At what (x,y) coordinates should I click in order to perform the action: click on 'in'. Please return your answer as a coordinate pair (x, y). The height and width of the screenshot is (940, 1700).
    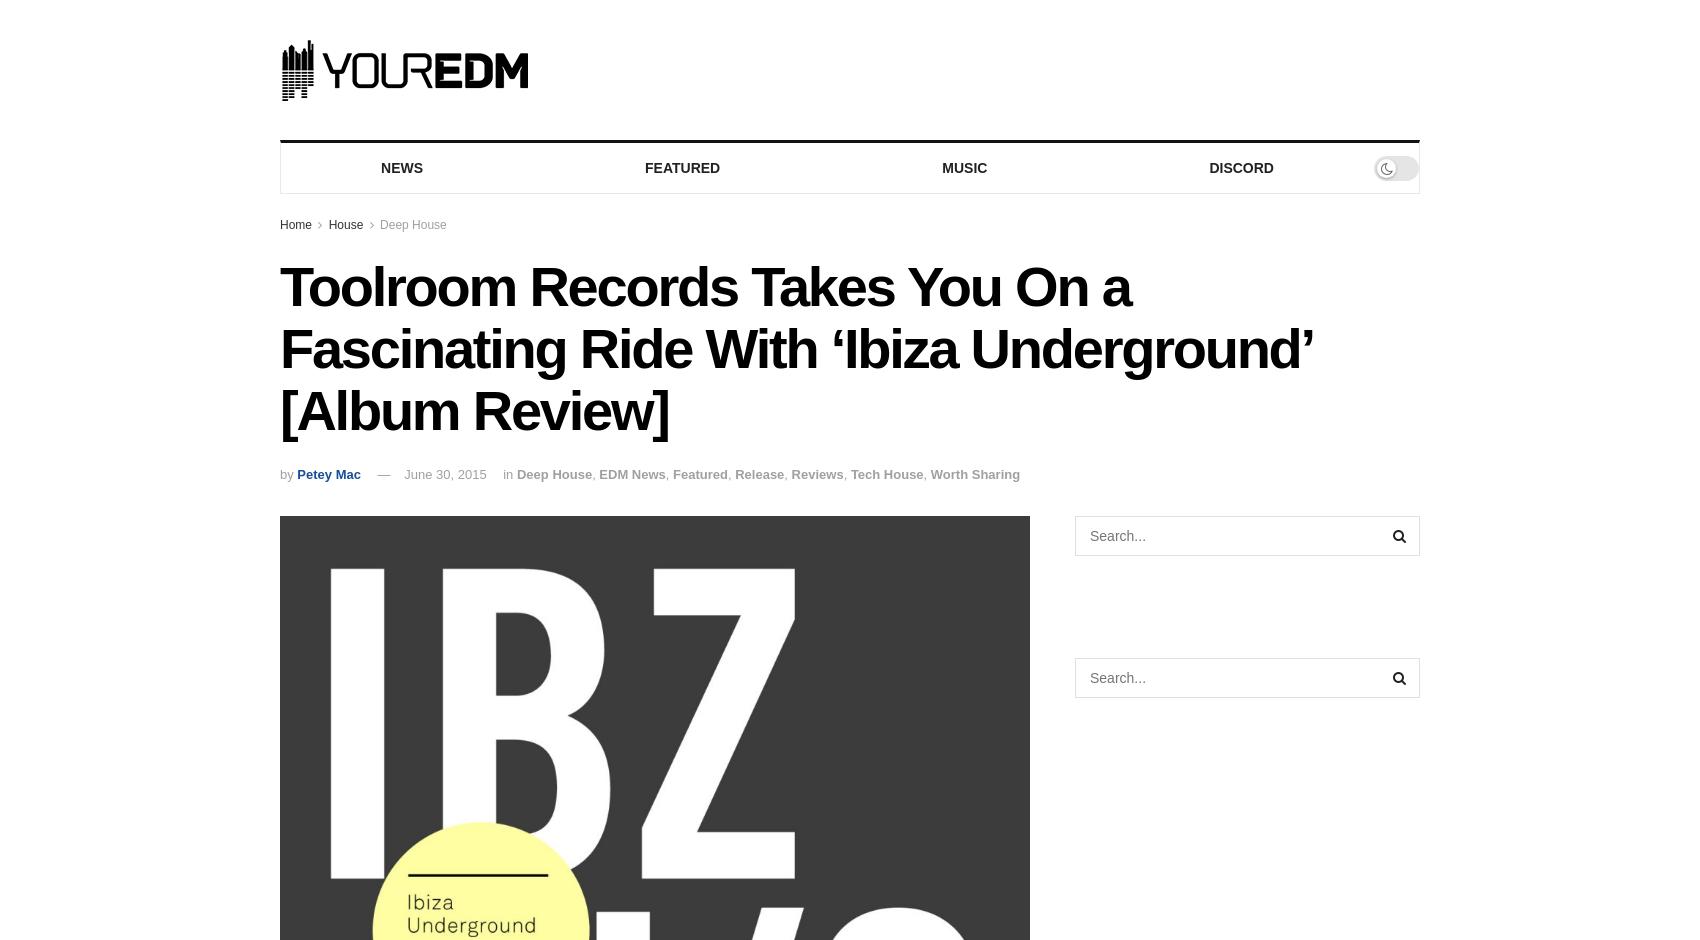
    Looking at the image, I should click on (507, 473).